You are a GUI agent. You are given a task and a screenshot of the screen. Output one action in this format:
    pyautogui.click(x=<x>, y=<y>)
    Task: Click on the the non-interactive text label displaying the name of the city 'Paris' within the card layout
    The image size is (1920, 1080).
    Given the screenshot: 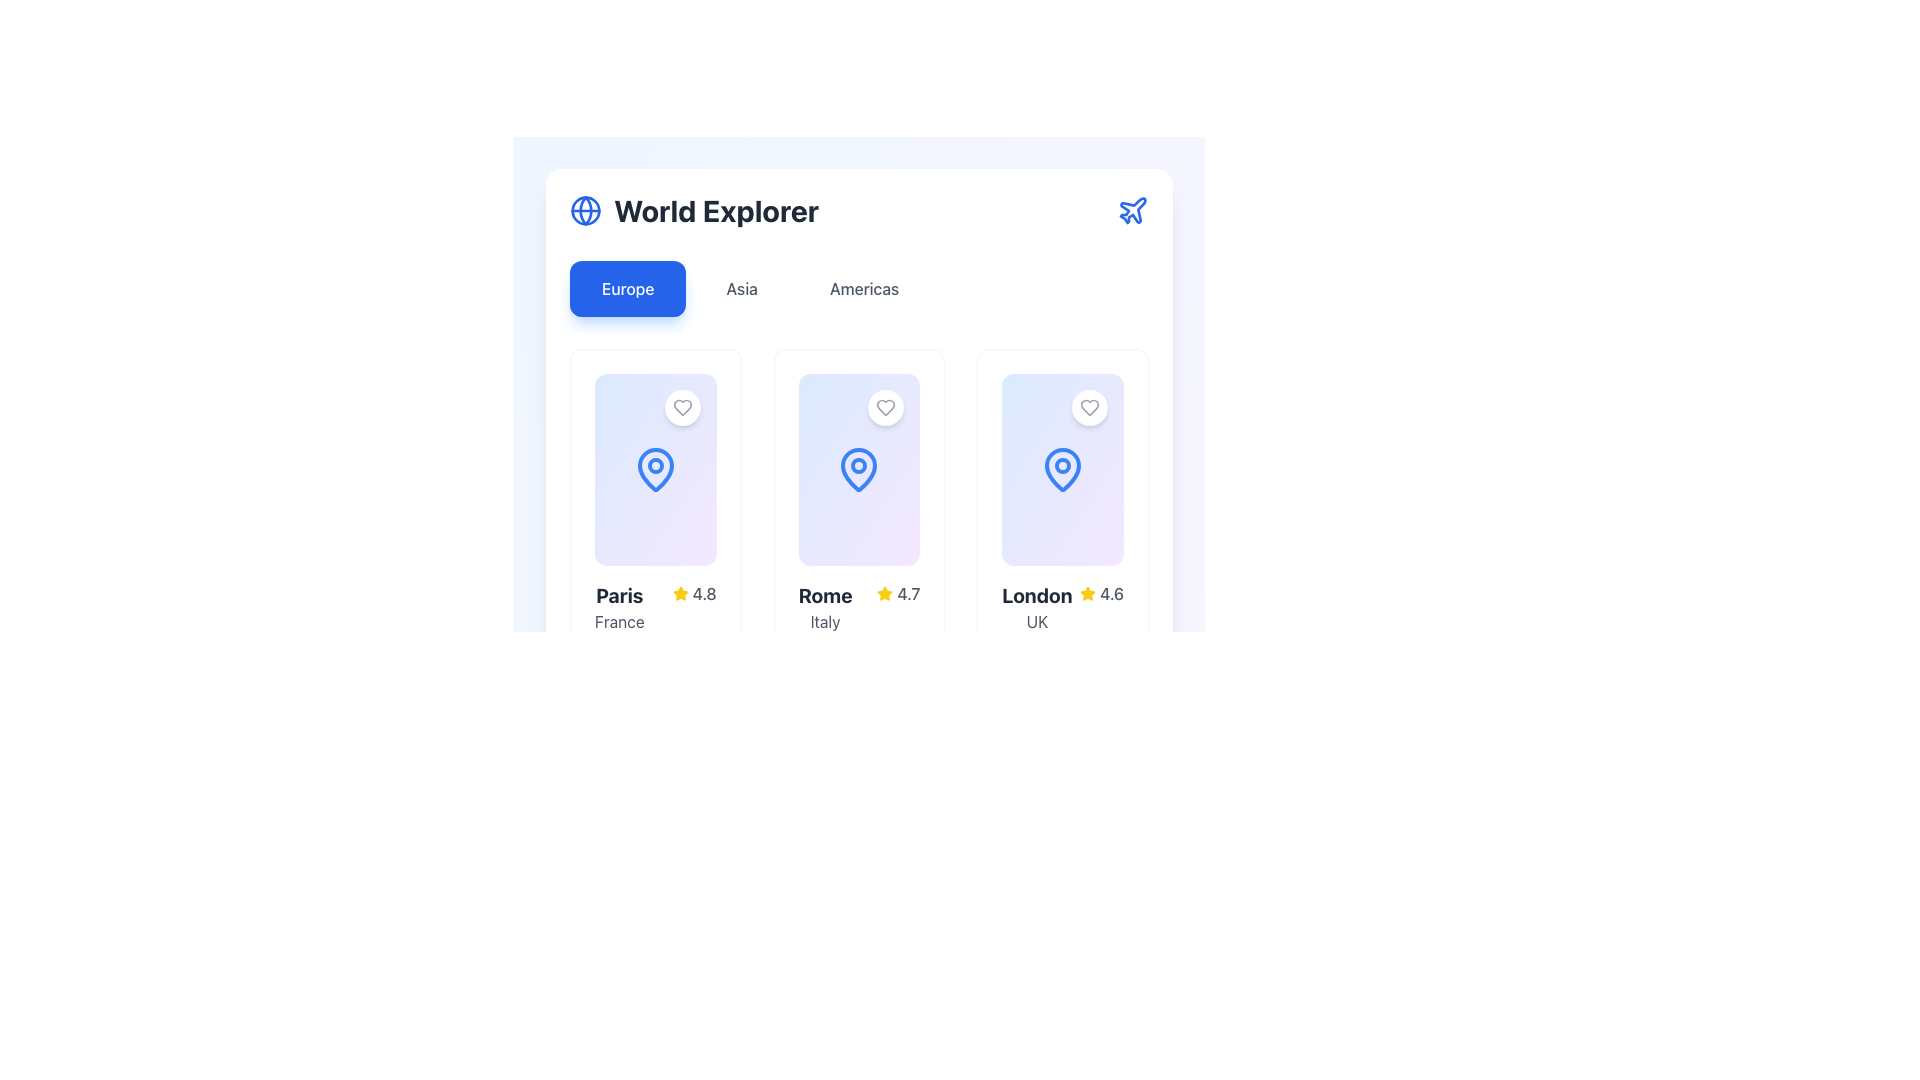 What is the action you would take?
    pyautogui.click(x=618, y=595)
    